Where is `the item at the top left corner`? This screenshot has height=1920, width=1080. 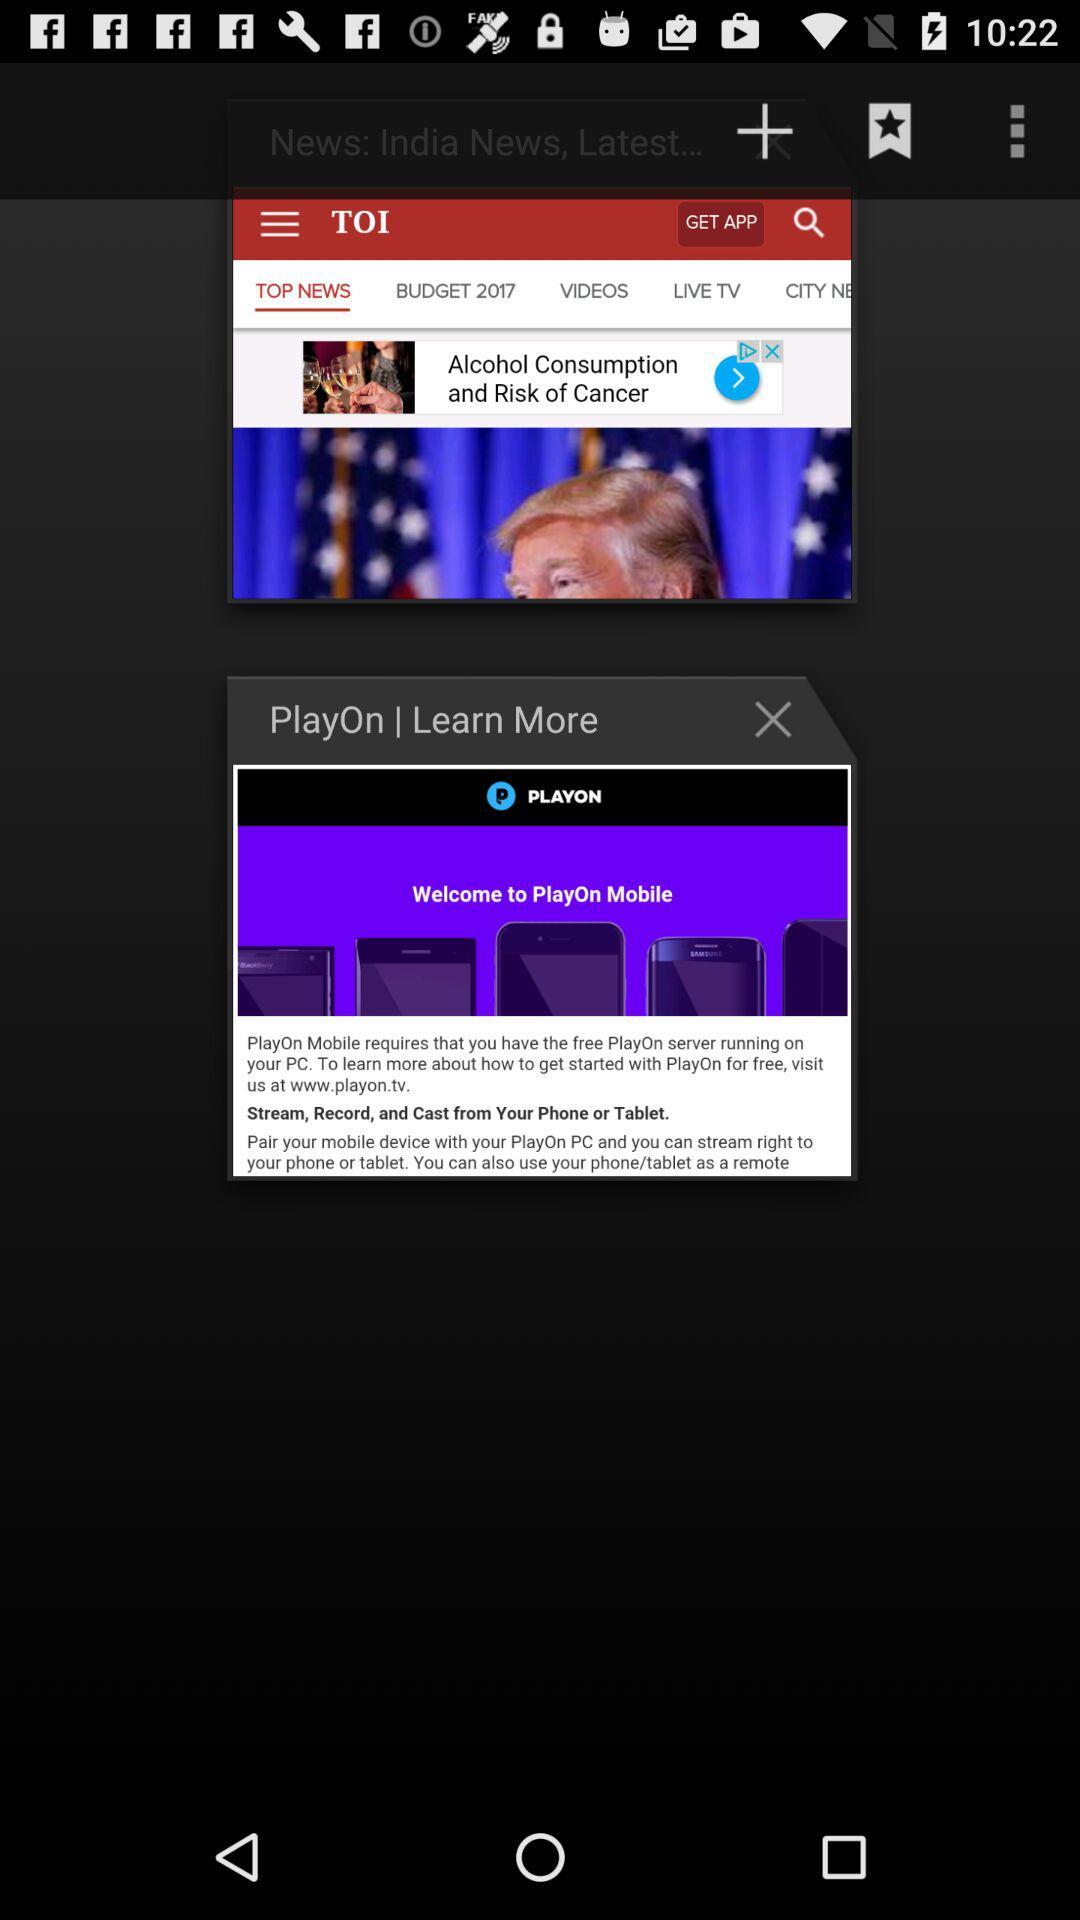 the item at the top left corner is located at coordinates (81, 130).